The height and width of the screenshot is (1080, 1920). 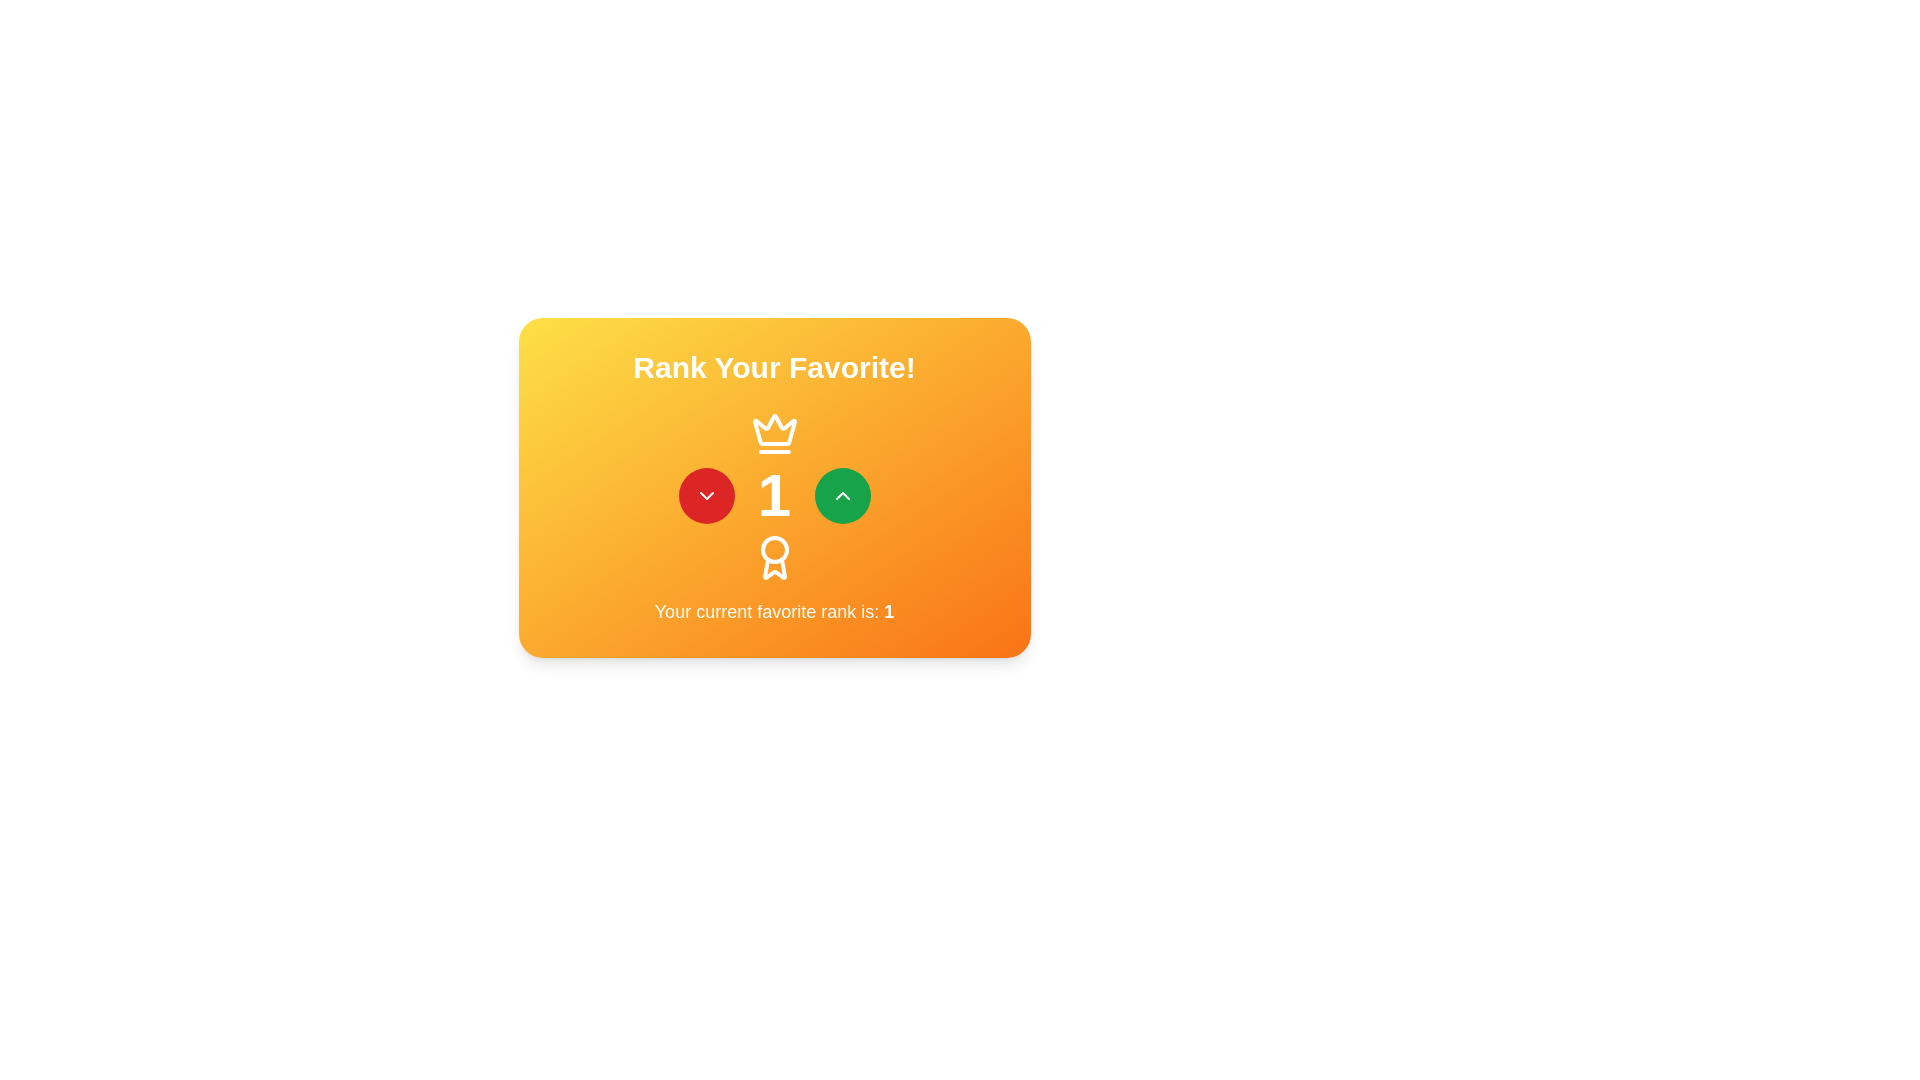 I want to click on the green circular button with a white upward-pointing chevron icon located to the right of the digit '1' to change its color, so click(x=842, y=495).